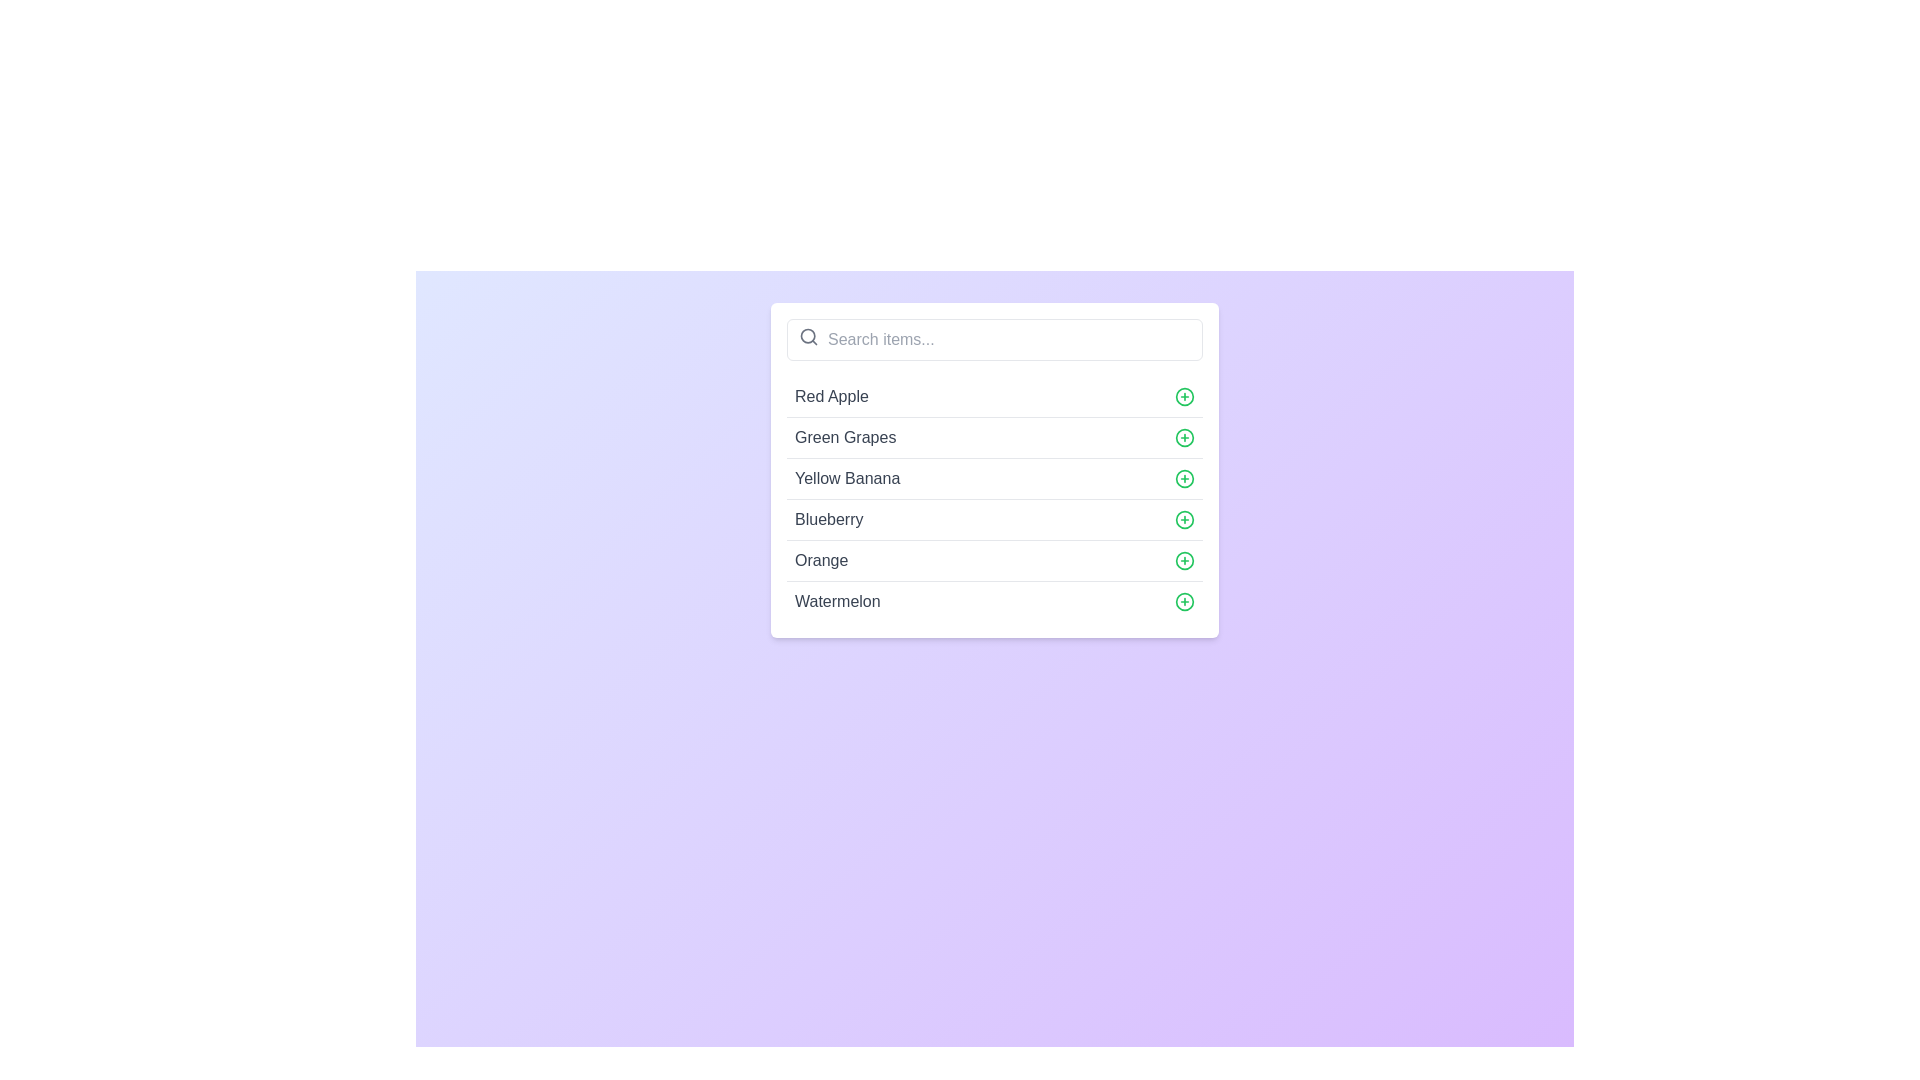 This screenshot has height=1080, width=1920. Describe the element at coordinates (809, 335) in the screenshot. I see `the magnifying glass icon used for search, located at the left-most area within the input field` at that location.